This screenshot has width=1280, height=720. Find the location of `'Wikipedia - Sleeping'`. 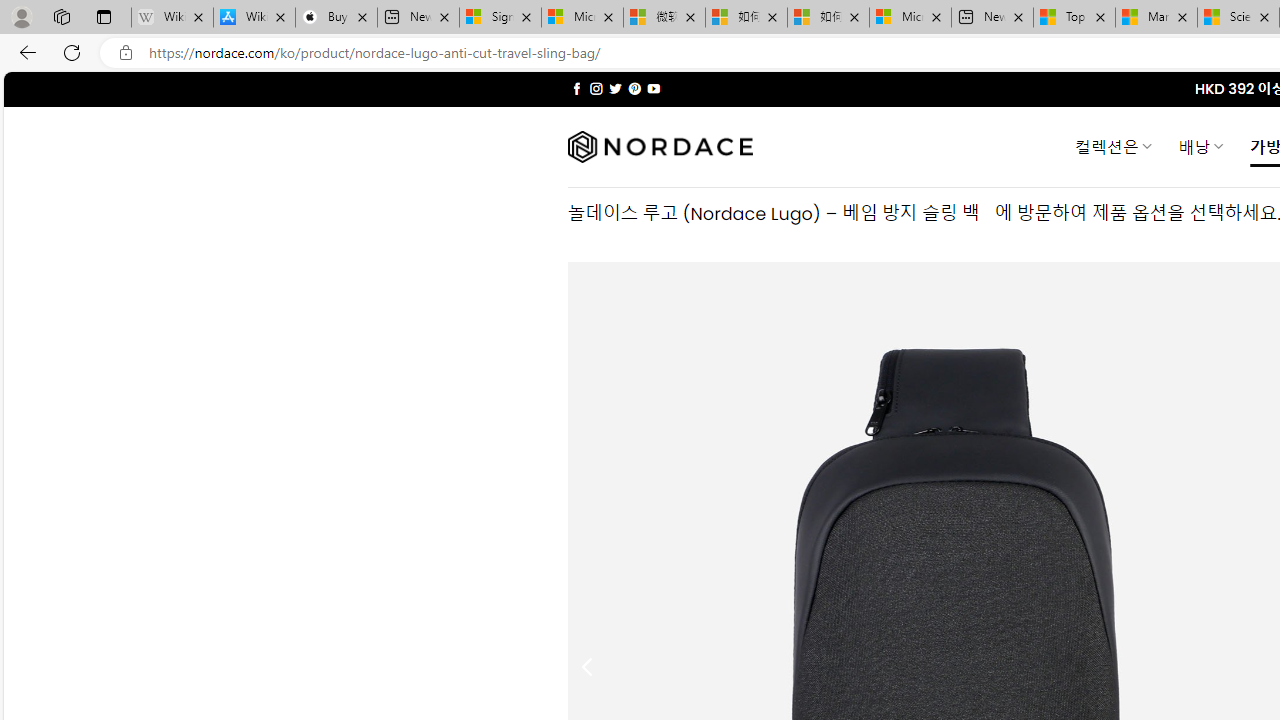

'Wikipedia - Sleeping' is located at coordinates (172, 17).